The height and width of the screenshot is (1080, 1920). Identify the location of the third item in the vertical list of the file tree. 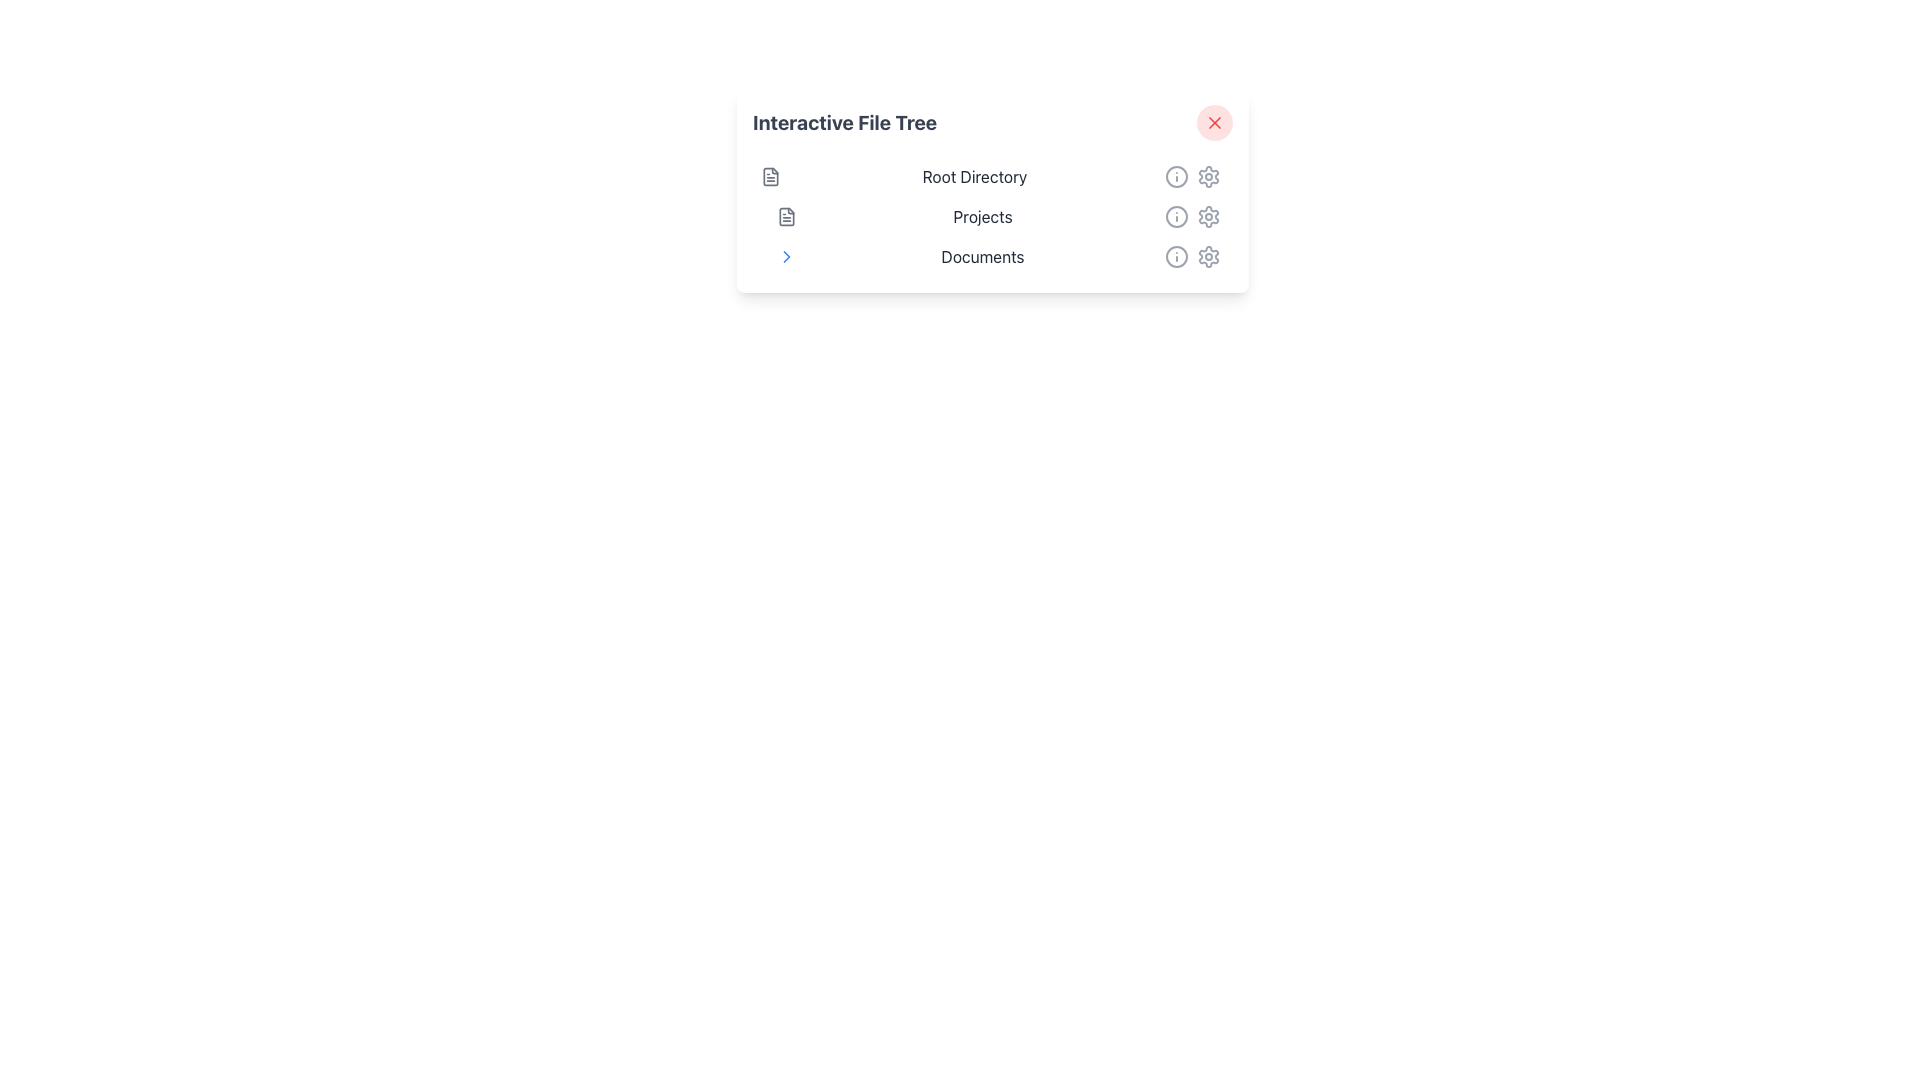
(1001, 256).